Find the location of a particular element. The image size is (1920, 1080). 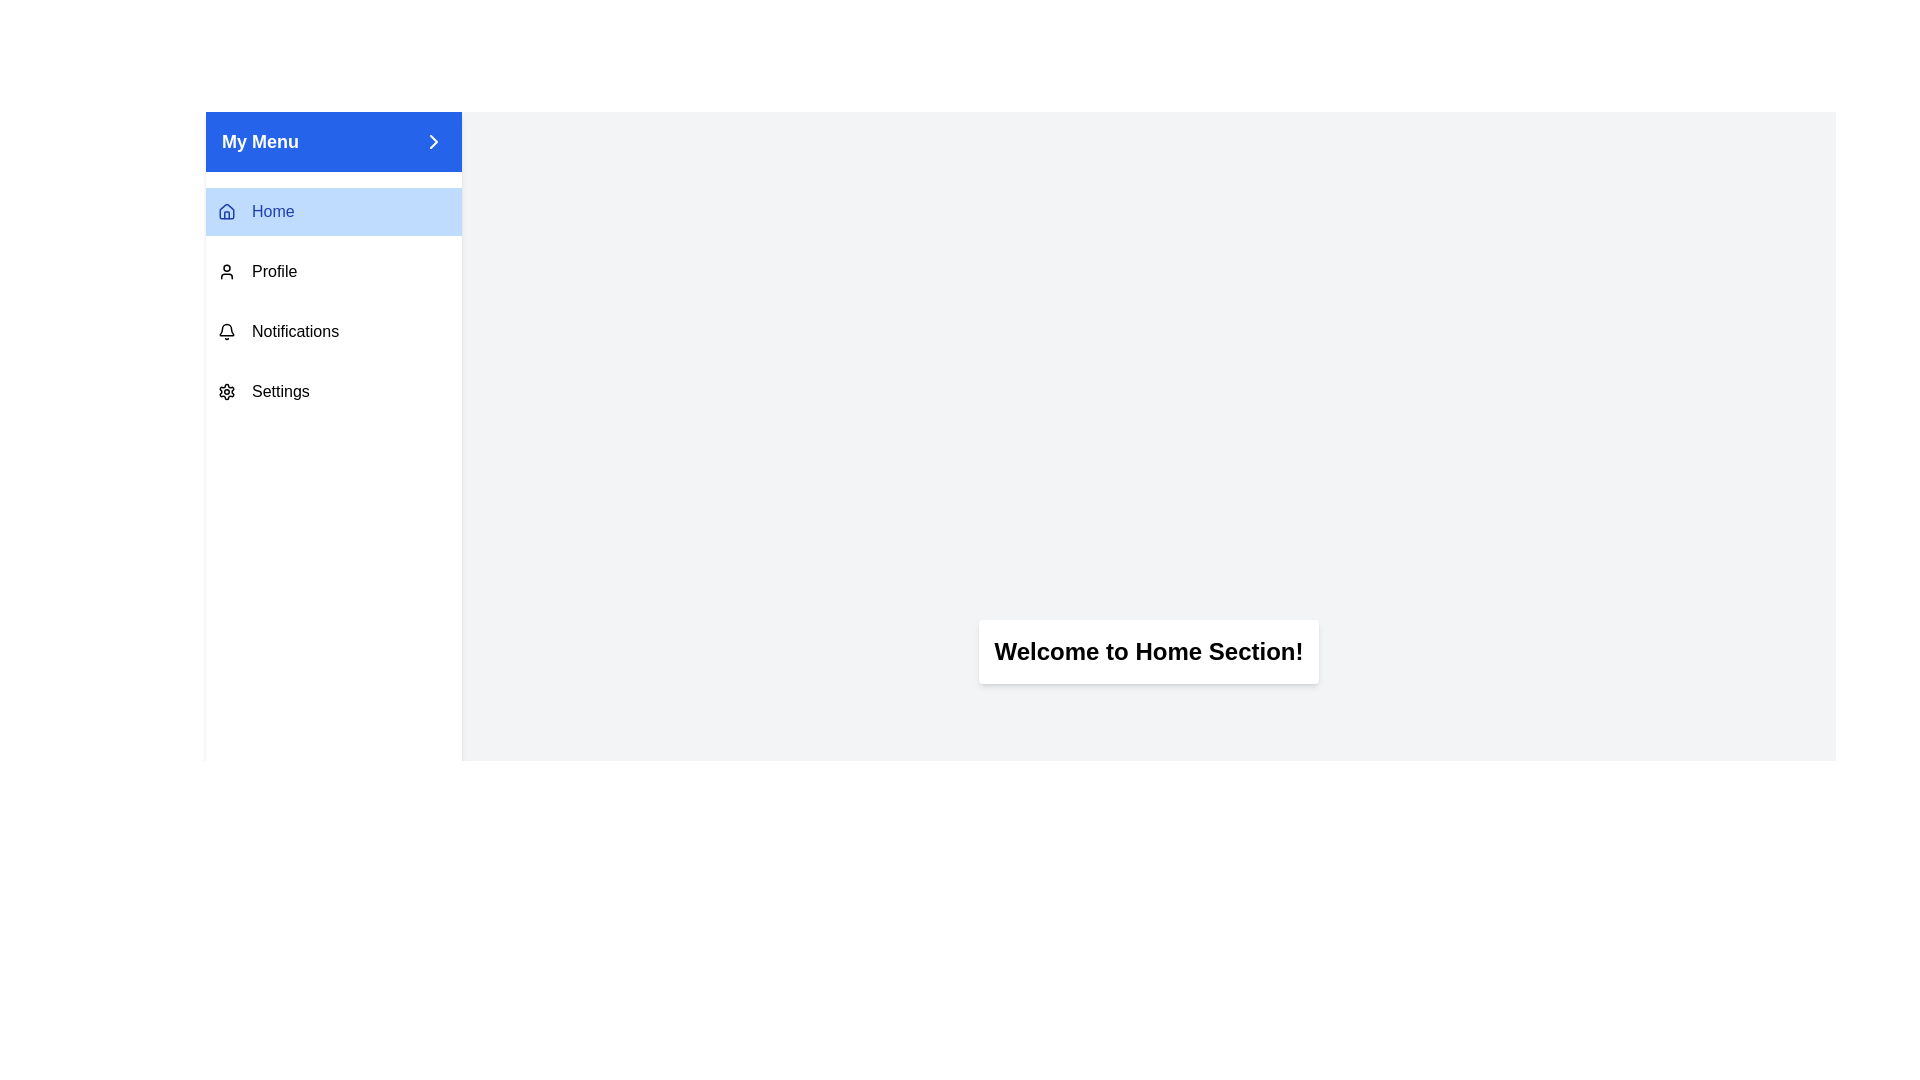

the 'Home' icon located in the sidebar menu, which is the first icon next to the 'Home' label is located at coordinates (226, 211).